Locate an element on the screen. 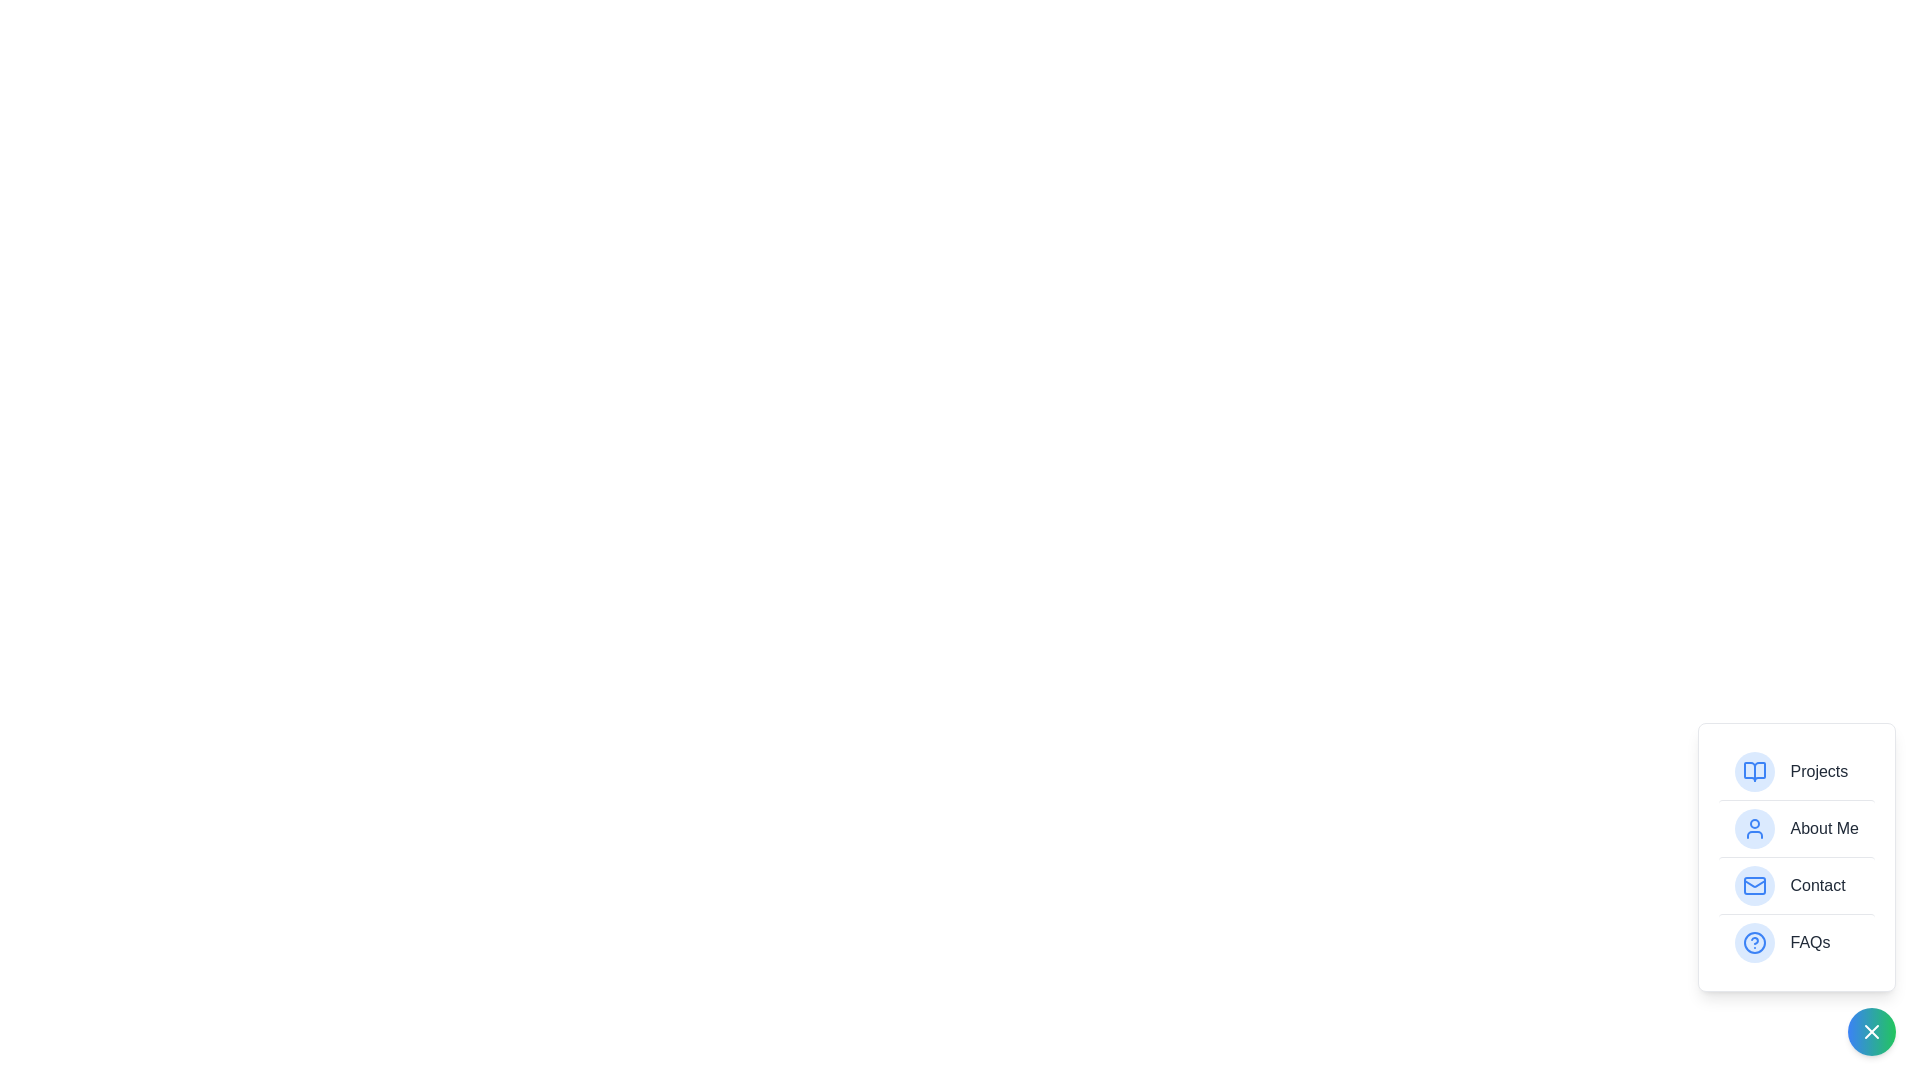 The height and width of the screenshot is (1080, 1920). the menu item labeled FAQs to select it is located at coordinates (1796, 942).